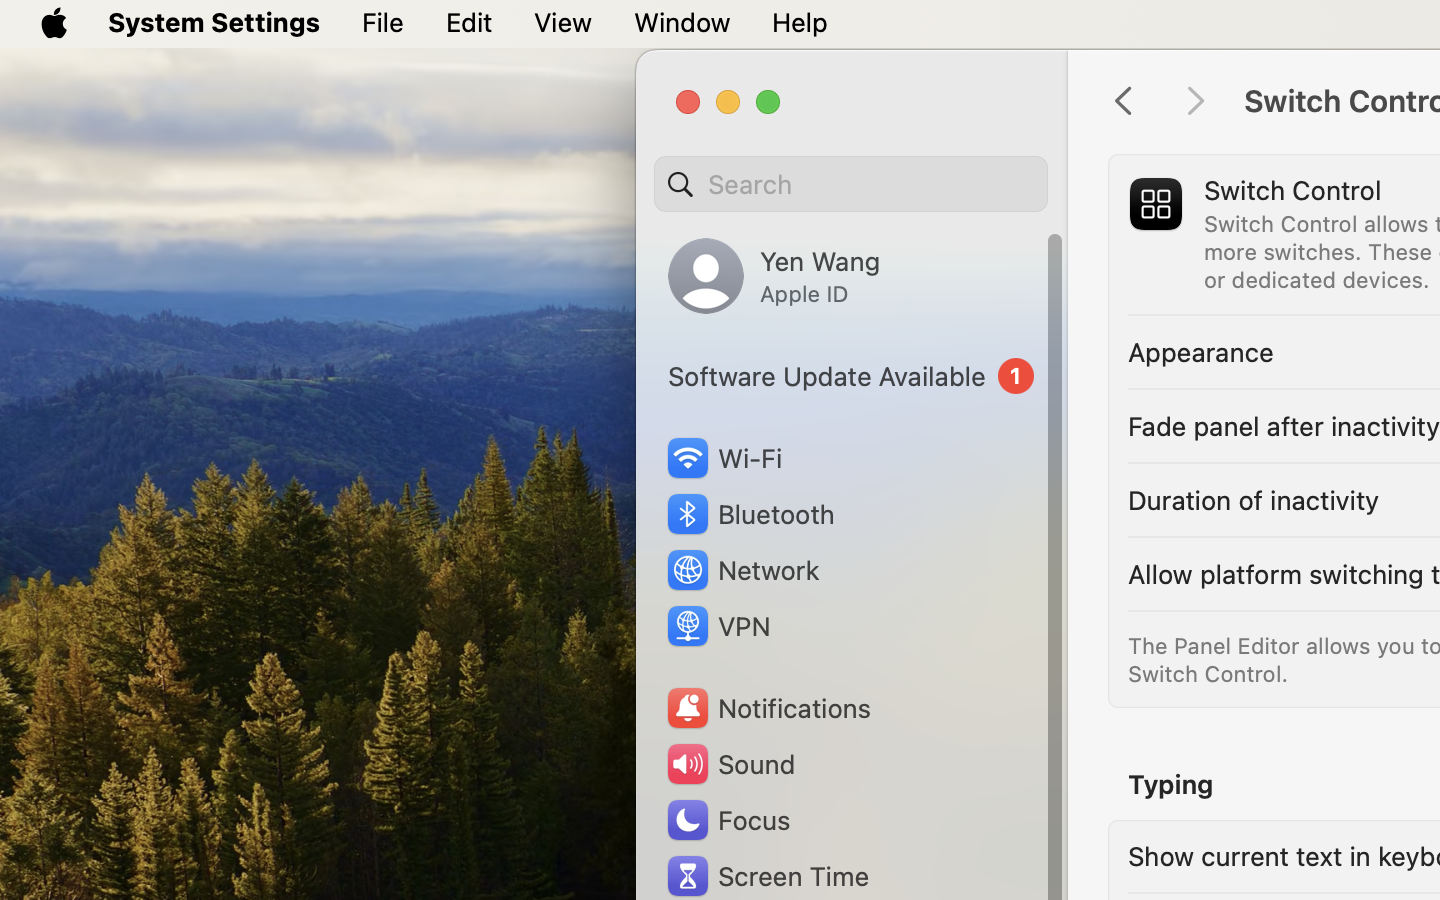 The height and width of the screenshot is (900, 1440). What do you see at coordinates (716, 626) in the screenshot?
I see `'VPN'` at bounding box center [716, 626].